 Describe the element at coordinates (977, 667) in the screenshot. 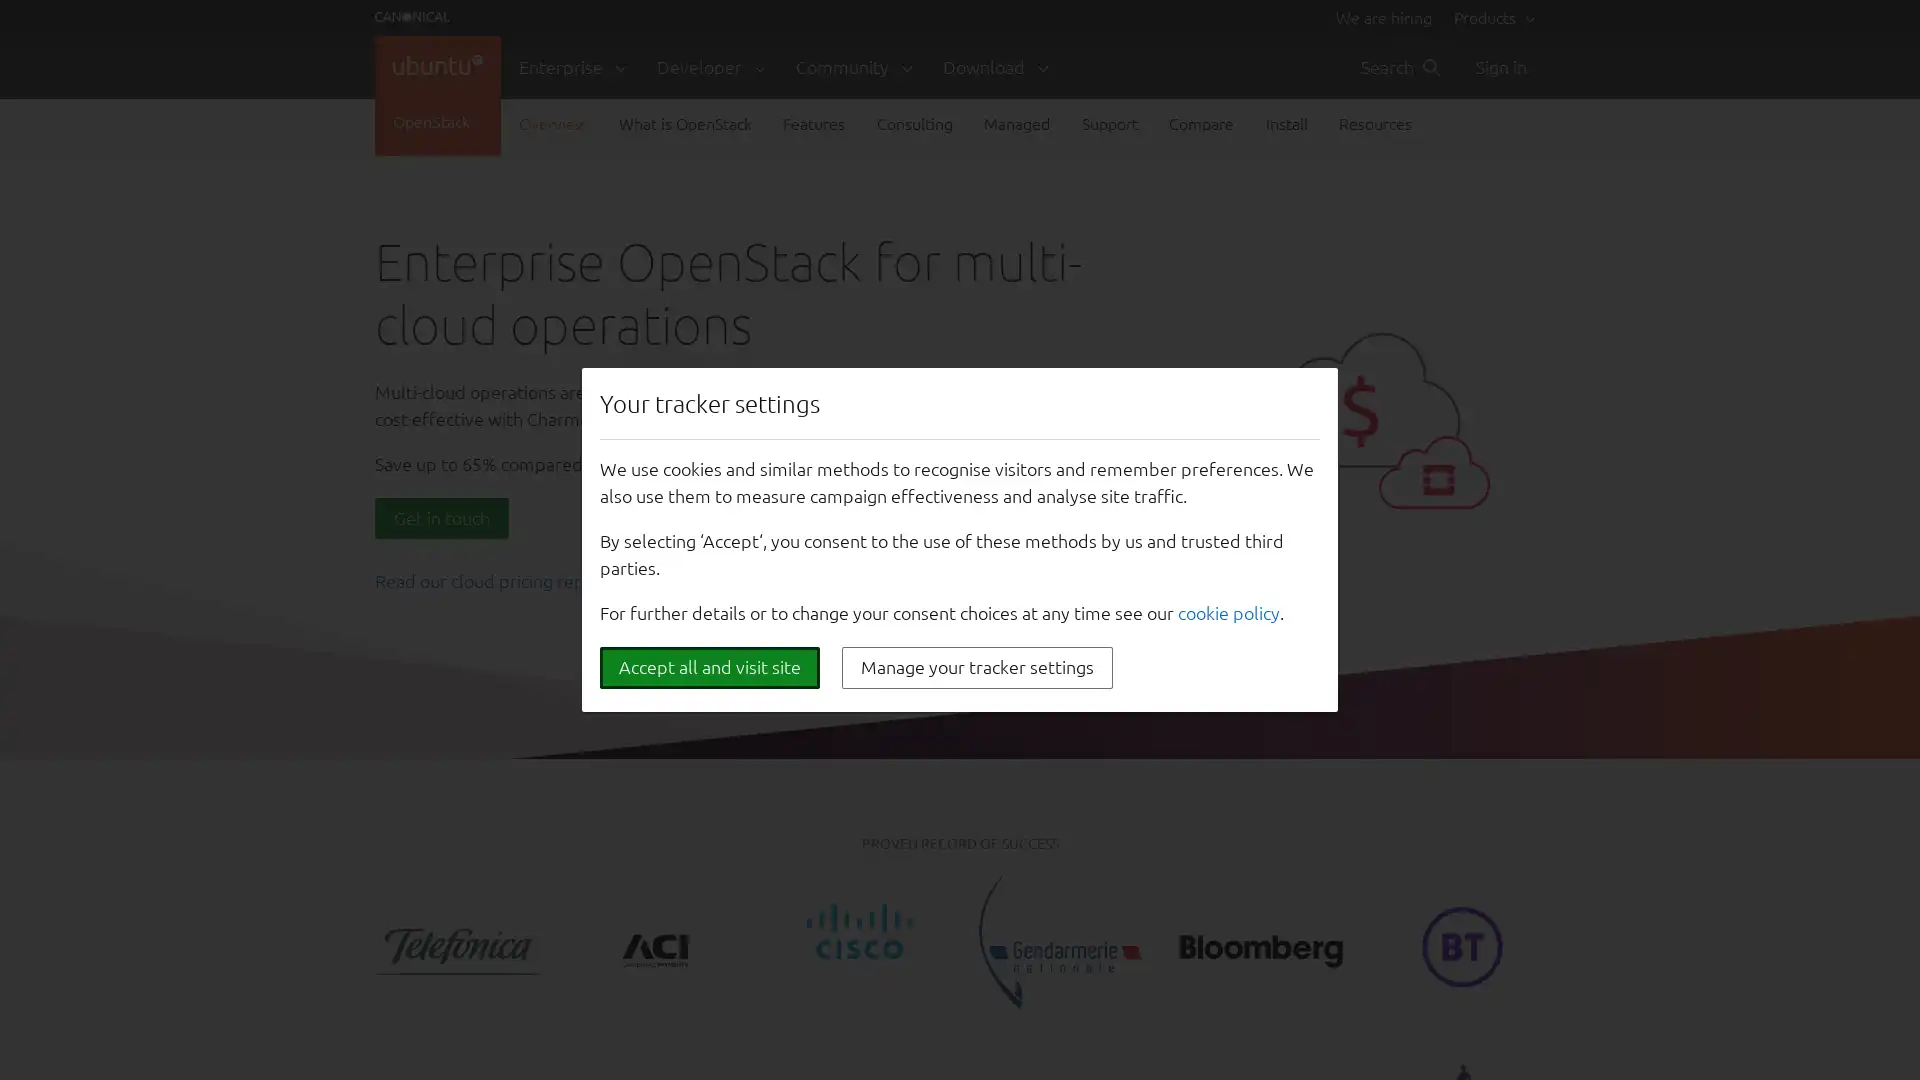

I see `Manage your tracker settings` at that location.